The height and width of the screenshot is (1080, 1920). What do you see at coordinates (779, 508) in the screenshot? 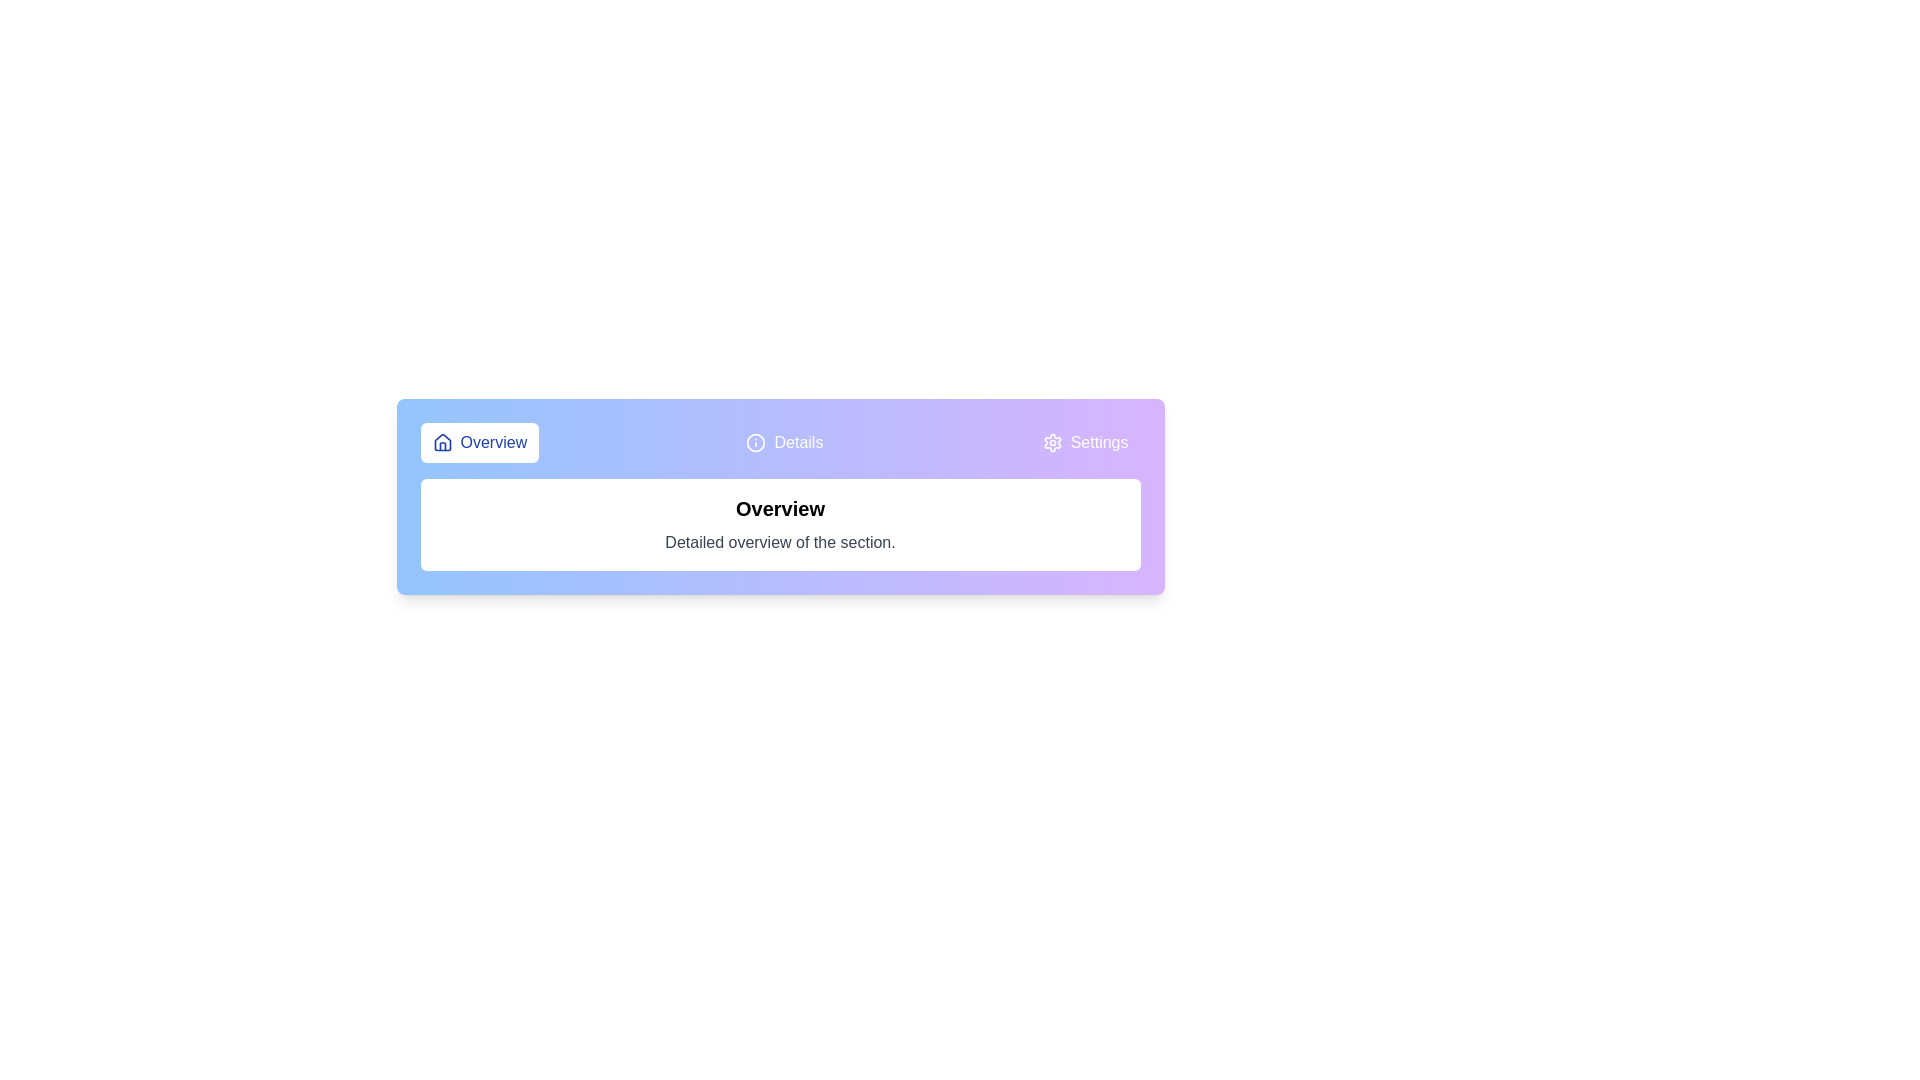
I see `the bold static text label reading 'Overview' which is prominently displayed above the descriptive text 'Detailed overview of the section' within a card-like layout` at bounding box center [779, 508].